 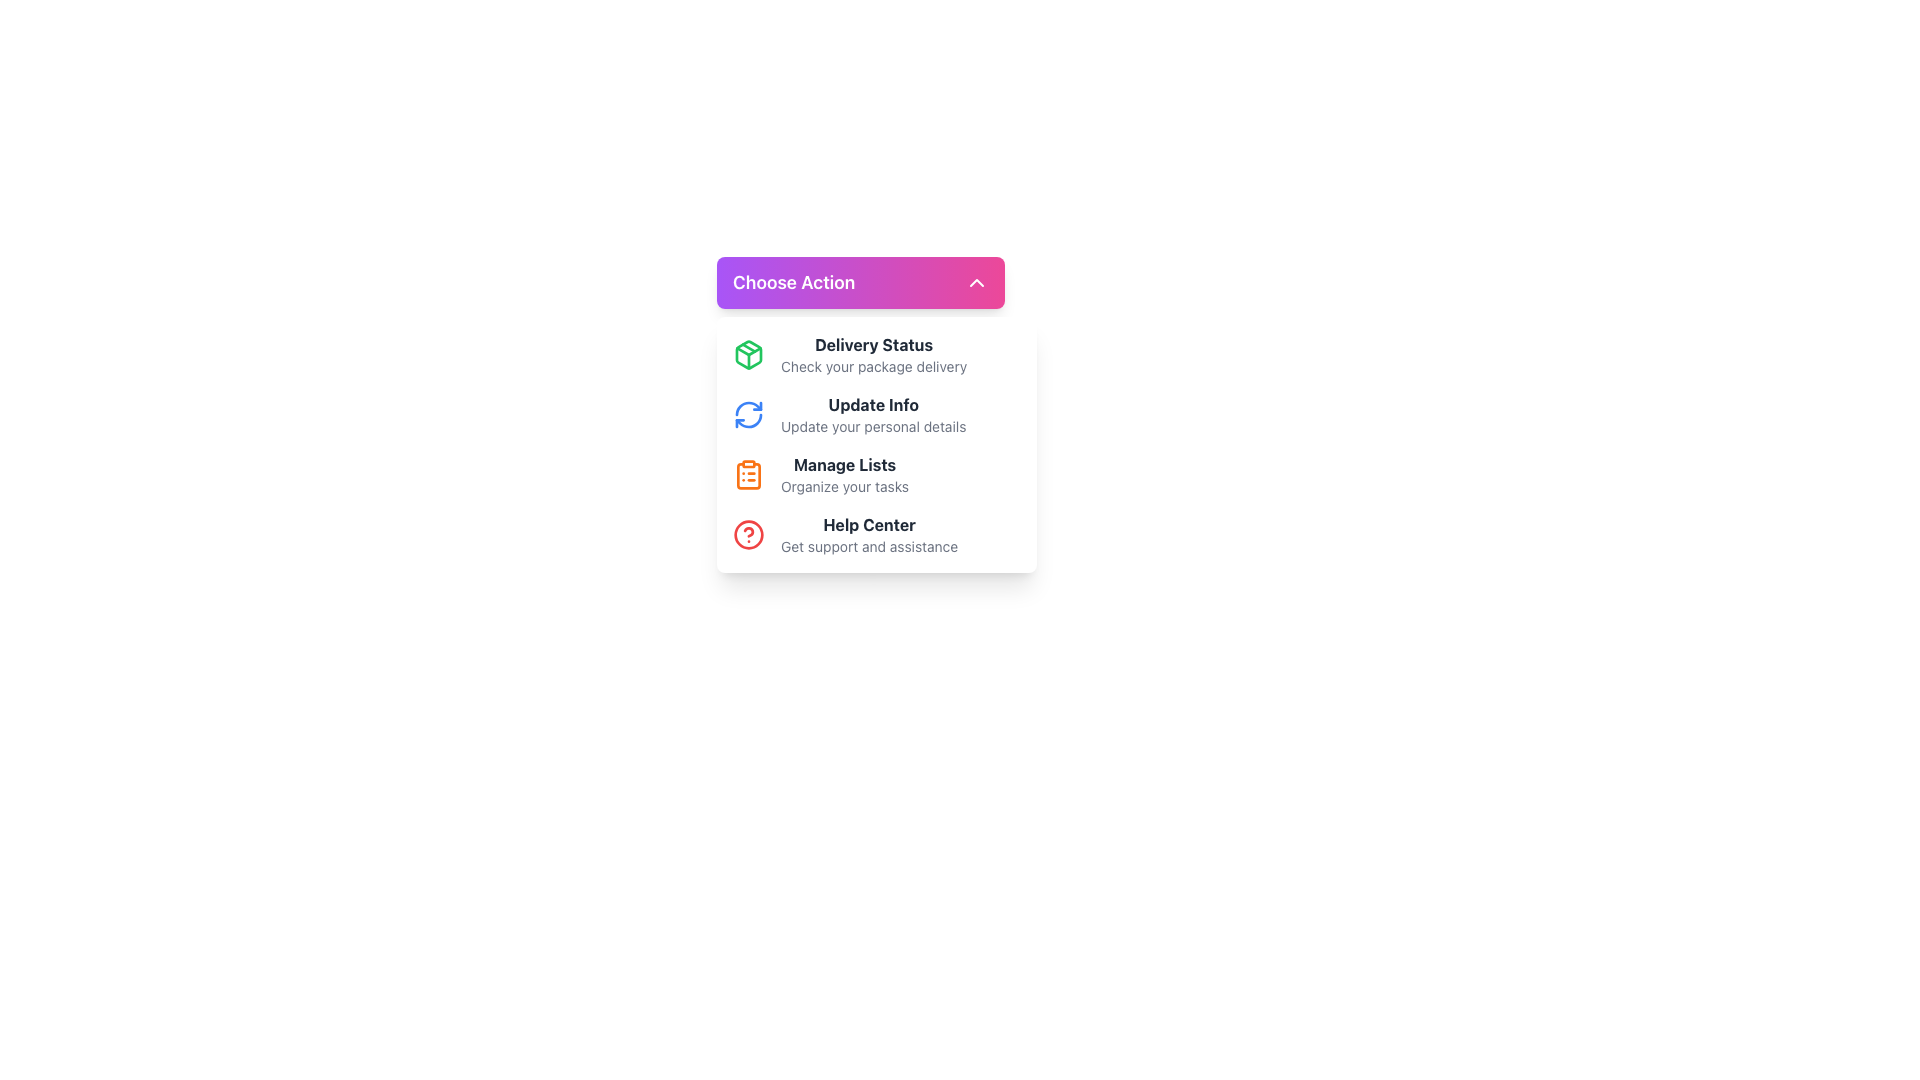 What do you see at coordinates (747, 475) in the screenshot?
I see `the clipboard icon in the third row of the menu options to the left of the 'Manage Lists' text` at bounding box center [747, 475].